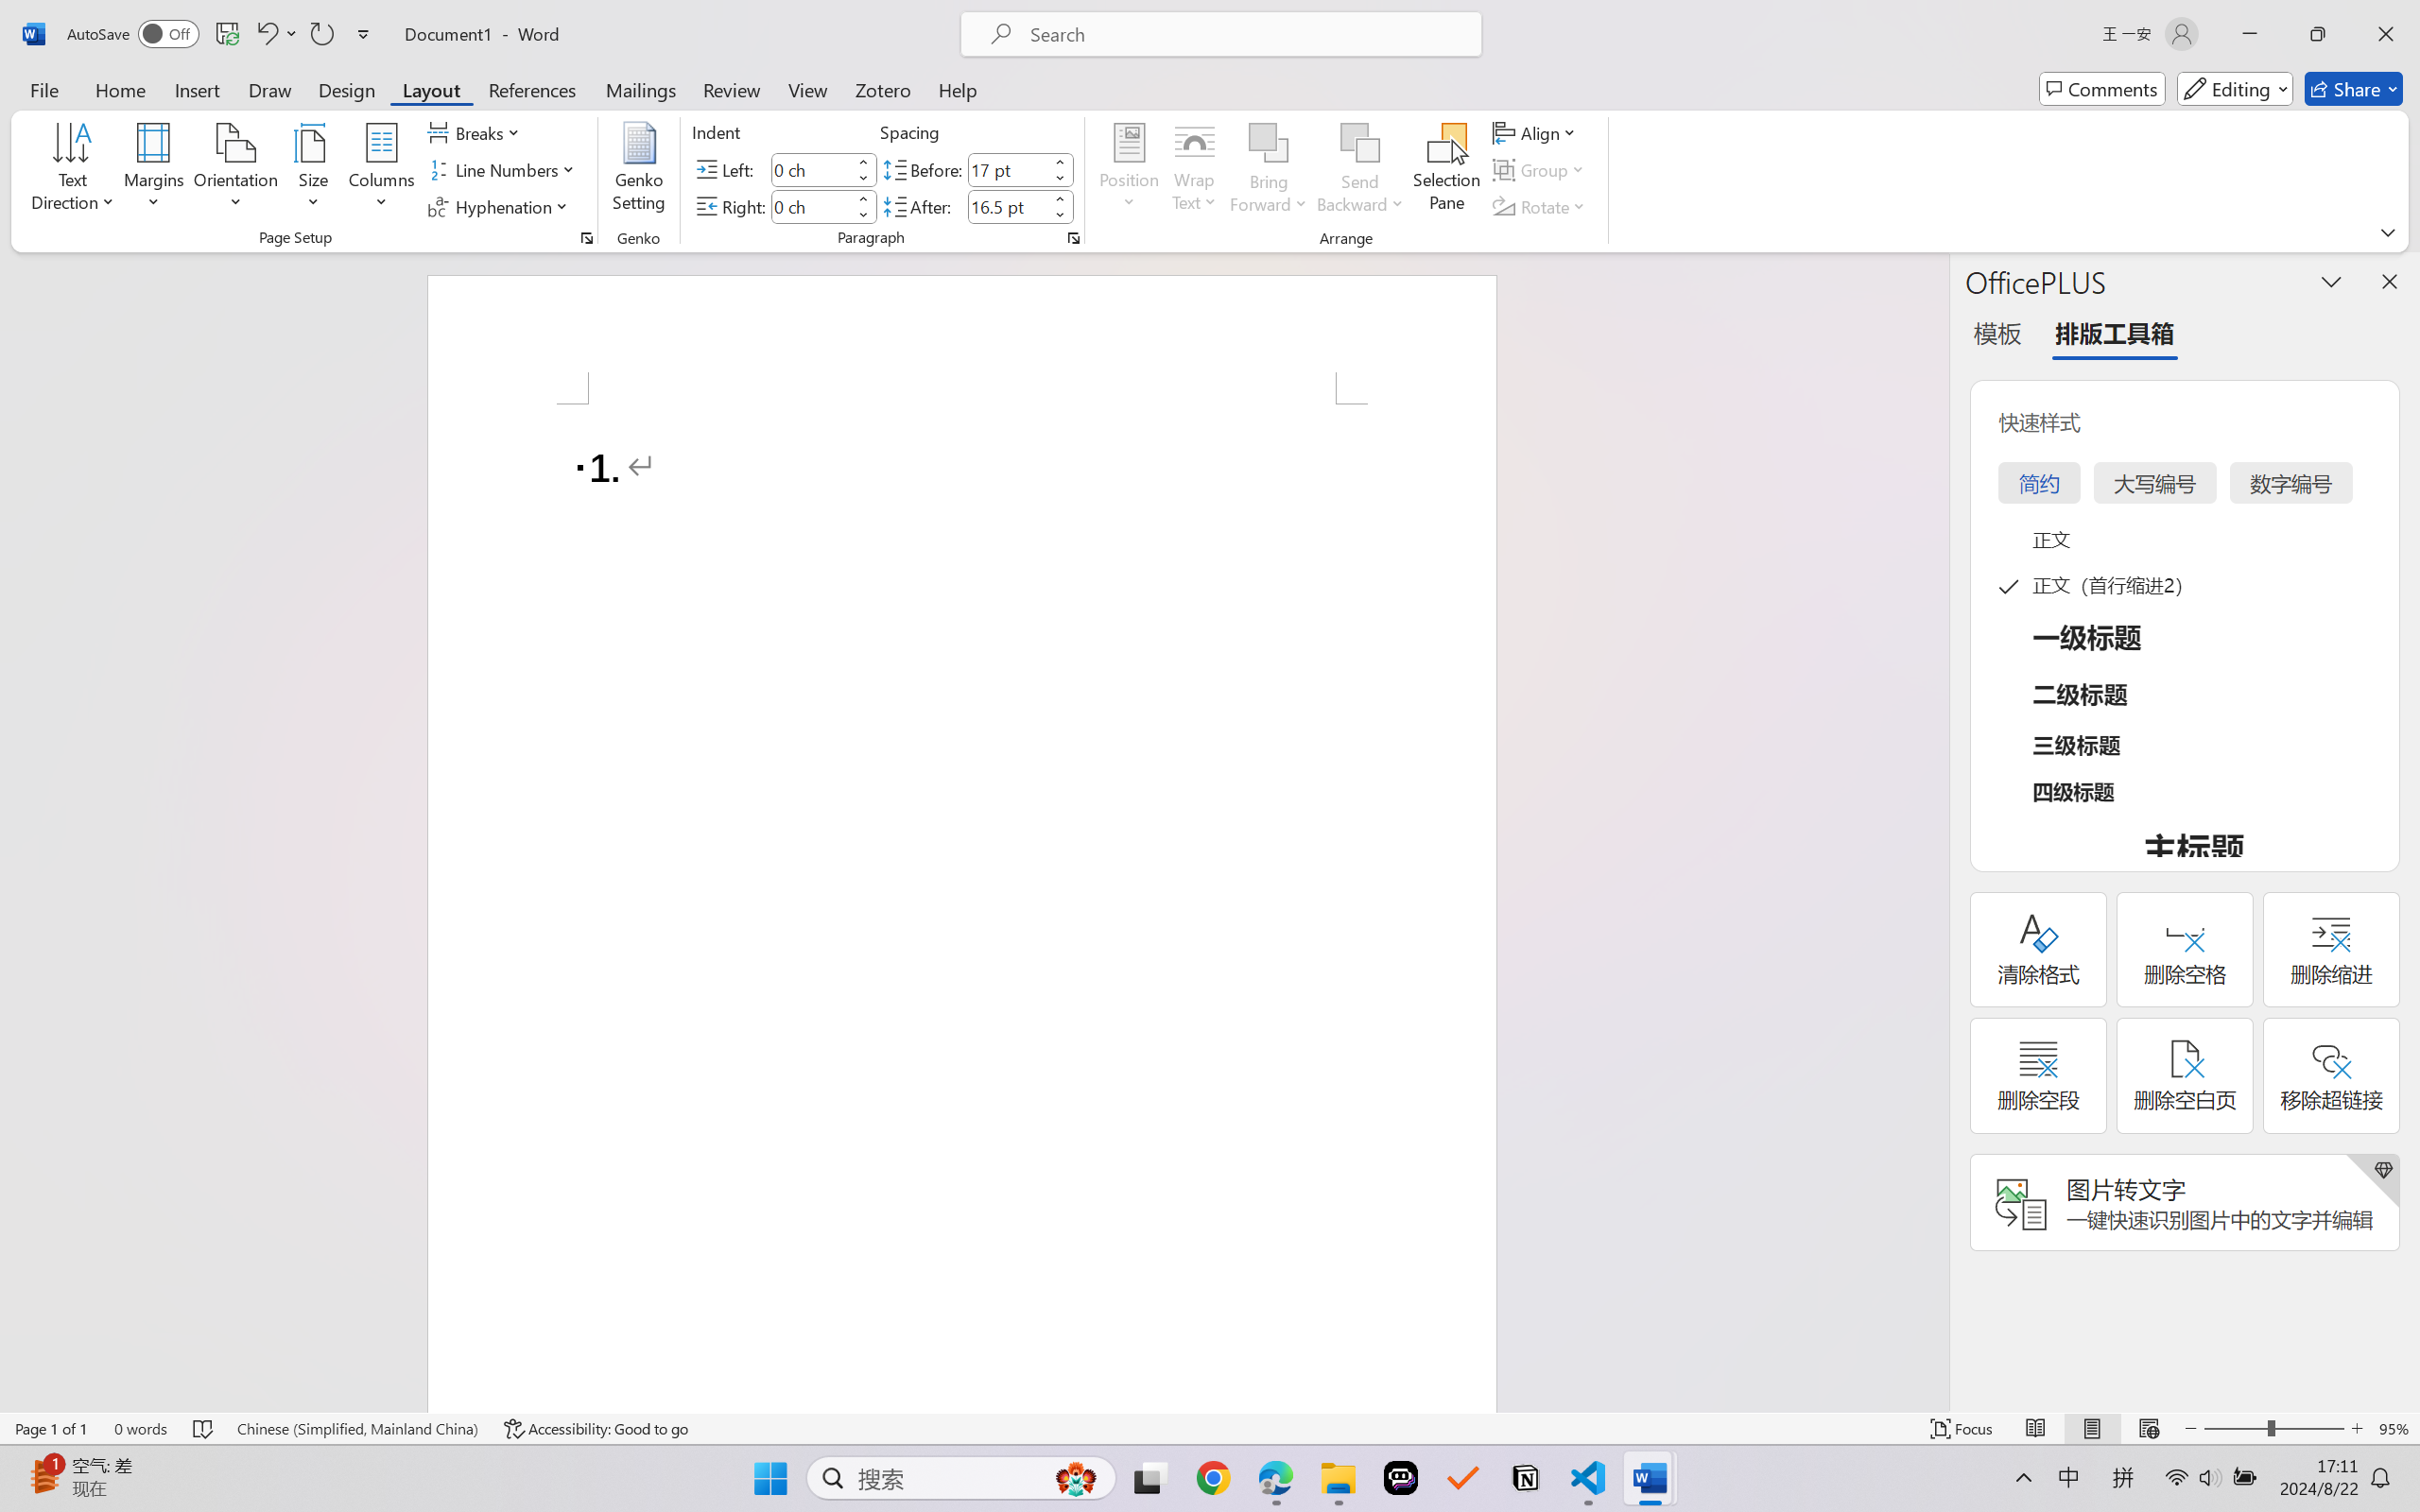 The image size is (2420, 1512). Describe the element at coordinates (235, 170) in the screenshot. I see `'Orientation'` at that location.